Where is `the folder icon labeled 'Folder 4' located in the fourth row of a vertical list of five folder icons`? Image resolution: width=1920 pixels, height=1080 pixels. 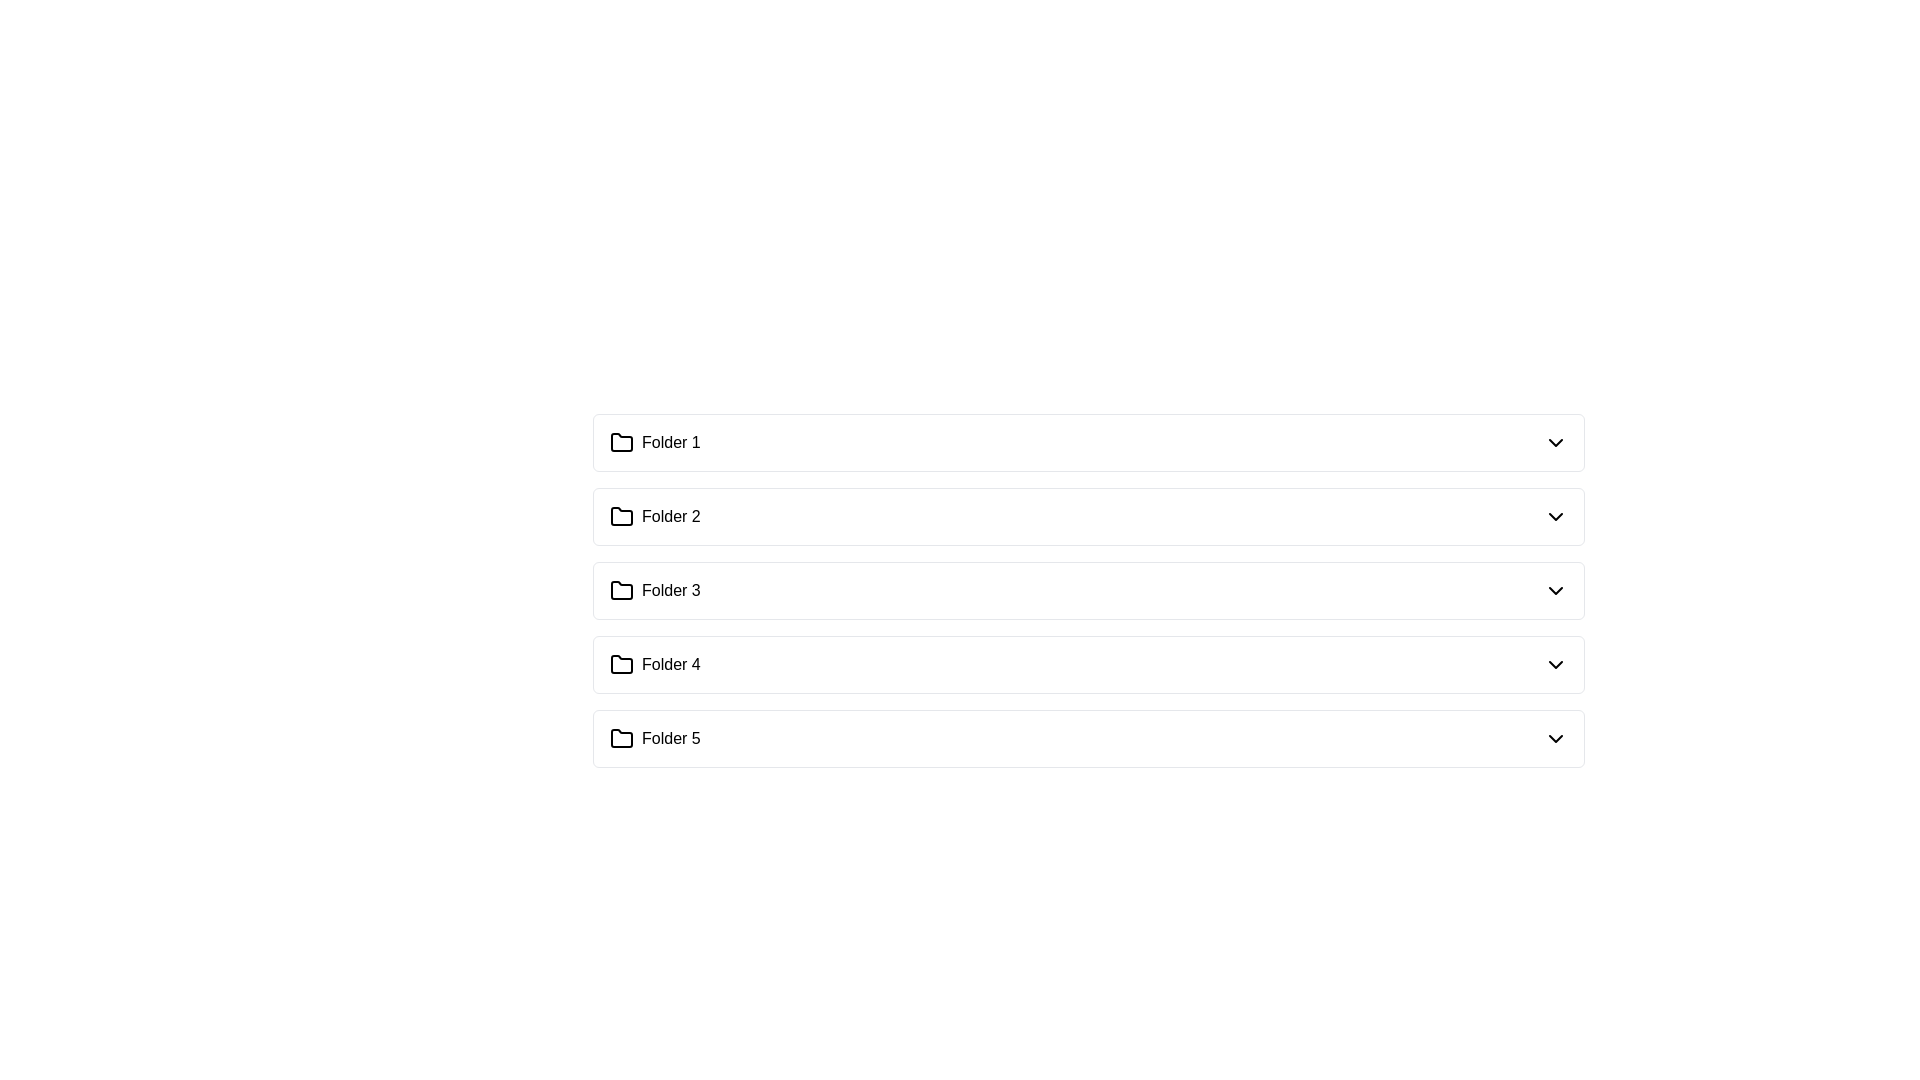 the folder icon labeled 'Folder 4' located in the fourth row of a vertical list of five folder icons is located at coordinates (621, 663).